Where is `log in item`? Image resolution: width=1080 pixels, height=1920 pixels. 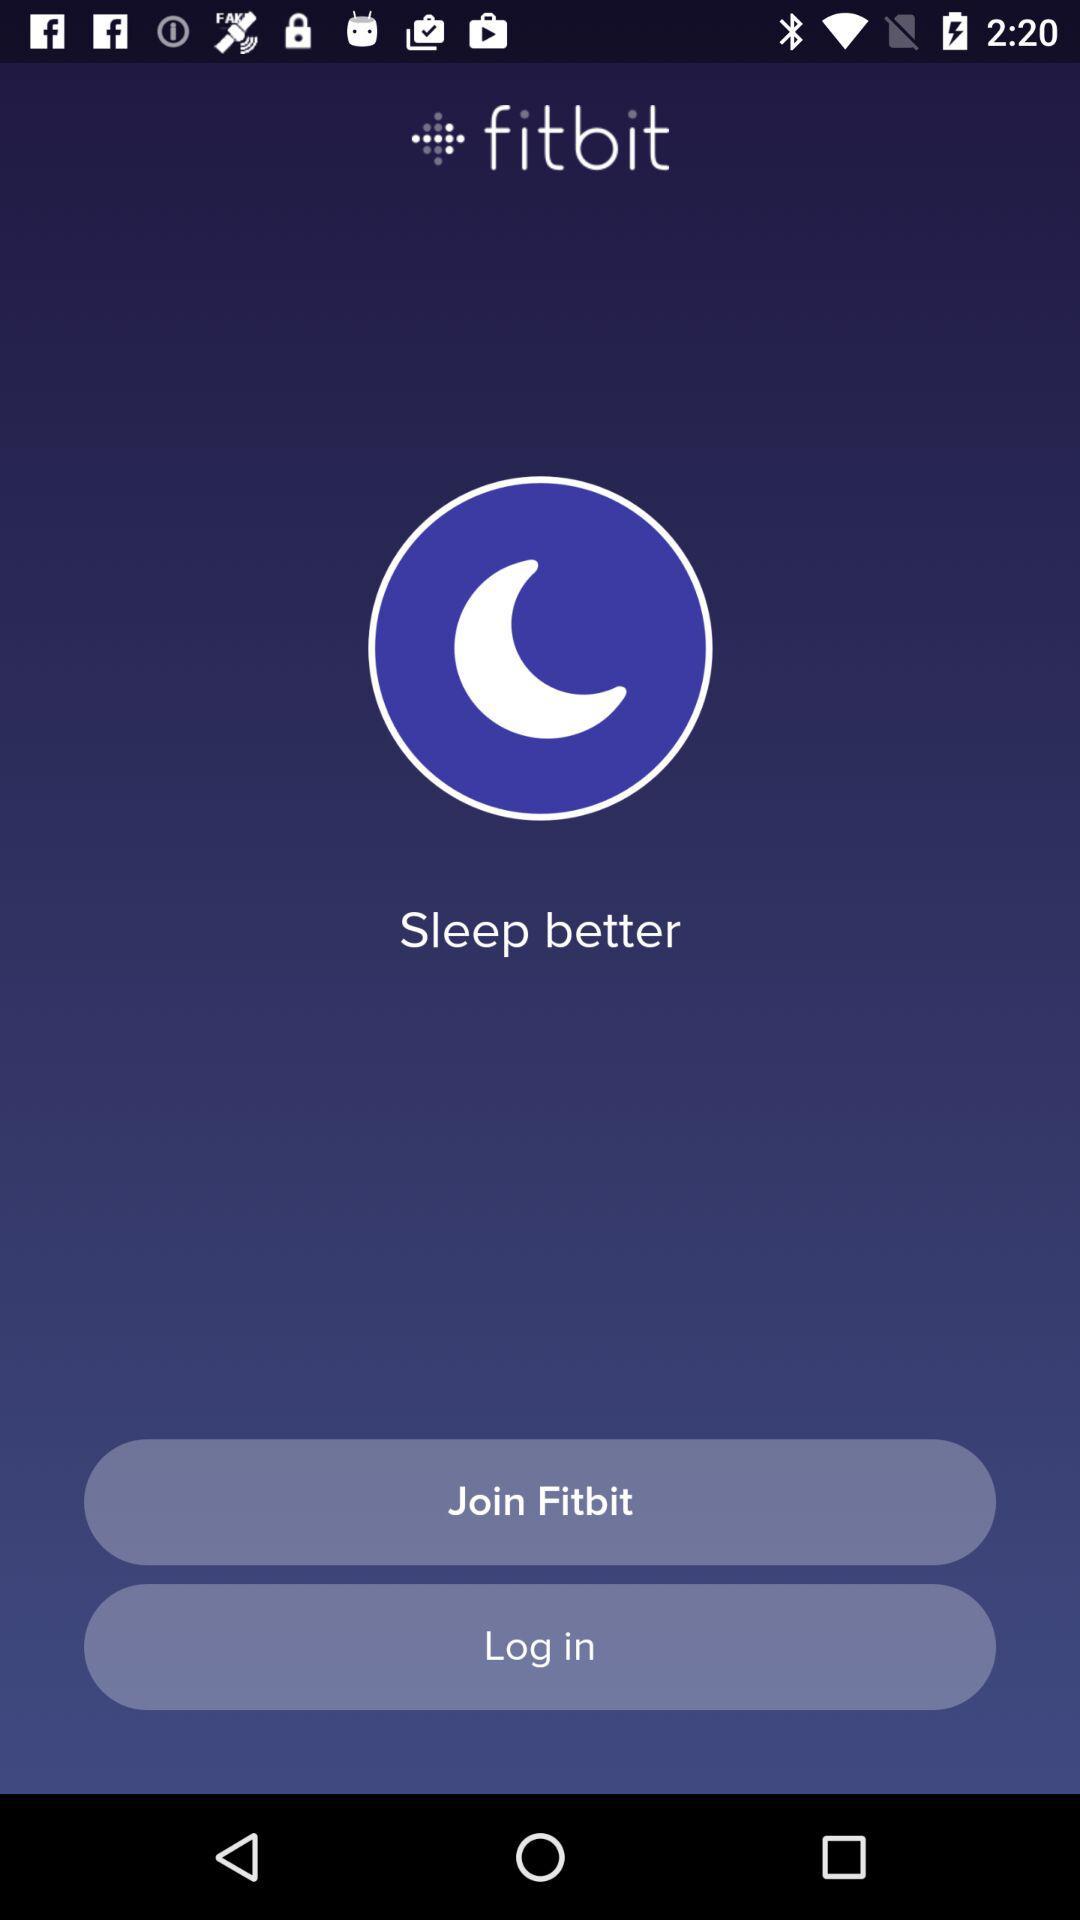
log in item is located at coordinates (540, 1646).